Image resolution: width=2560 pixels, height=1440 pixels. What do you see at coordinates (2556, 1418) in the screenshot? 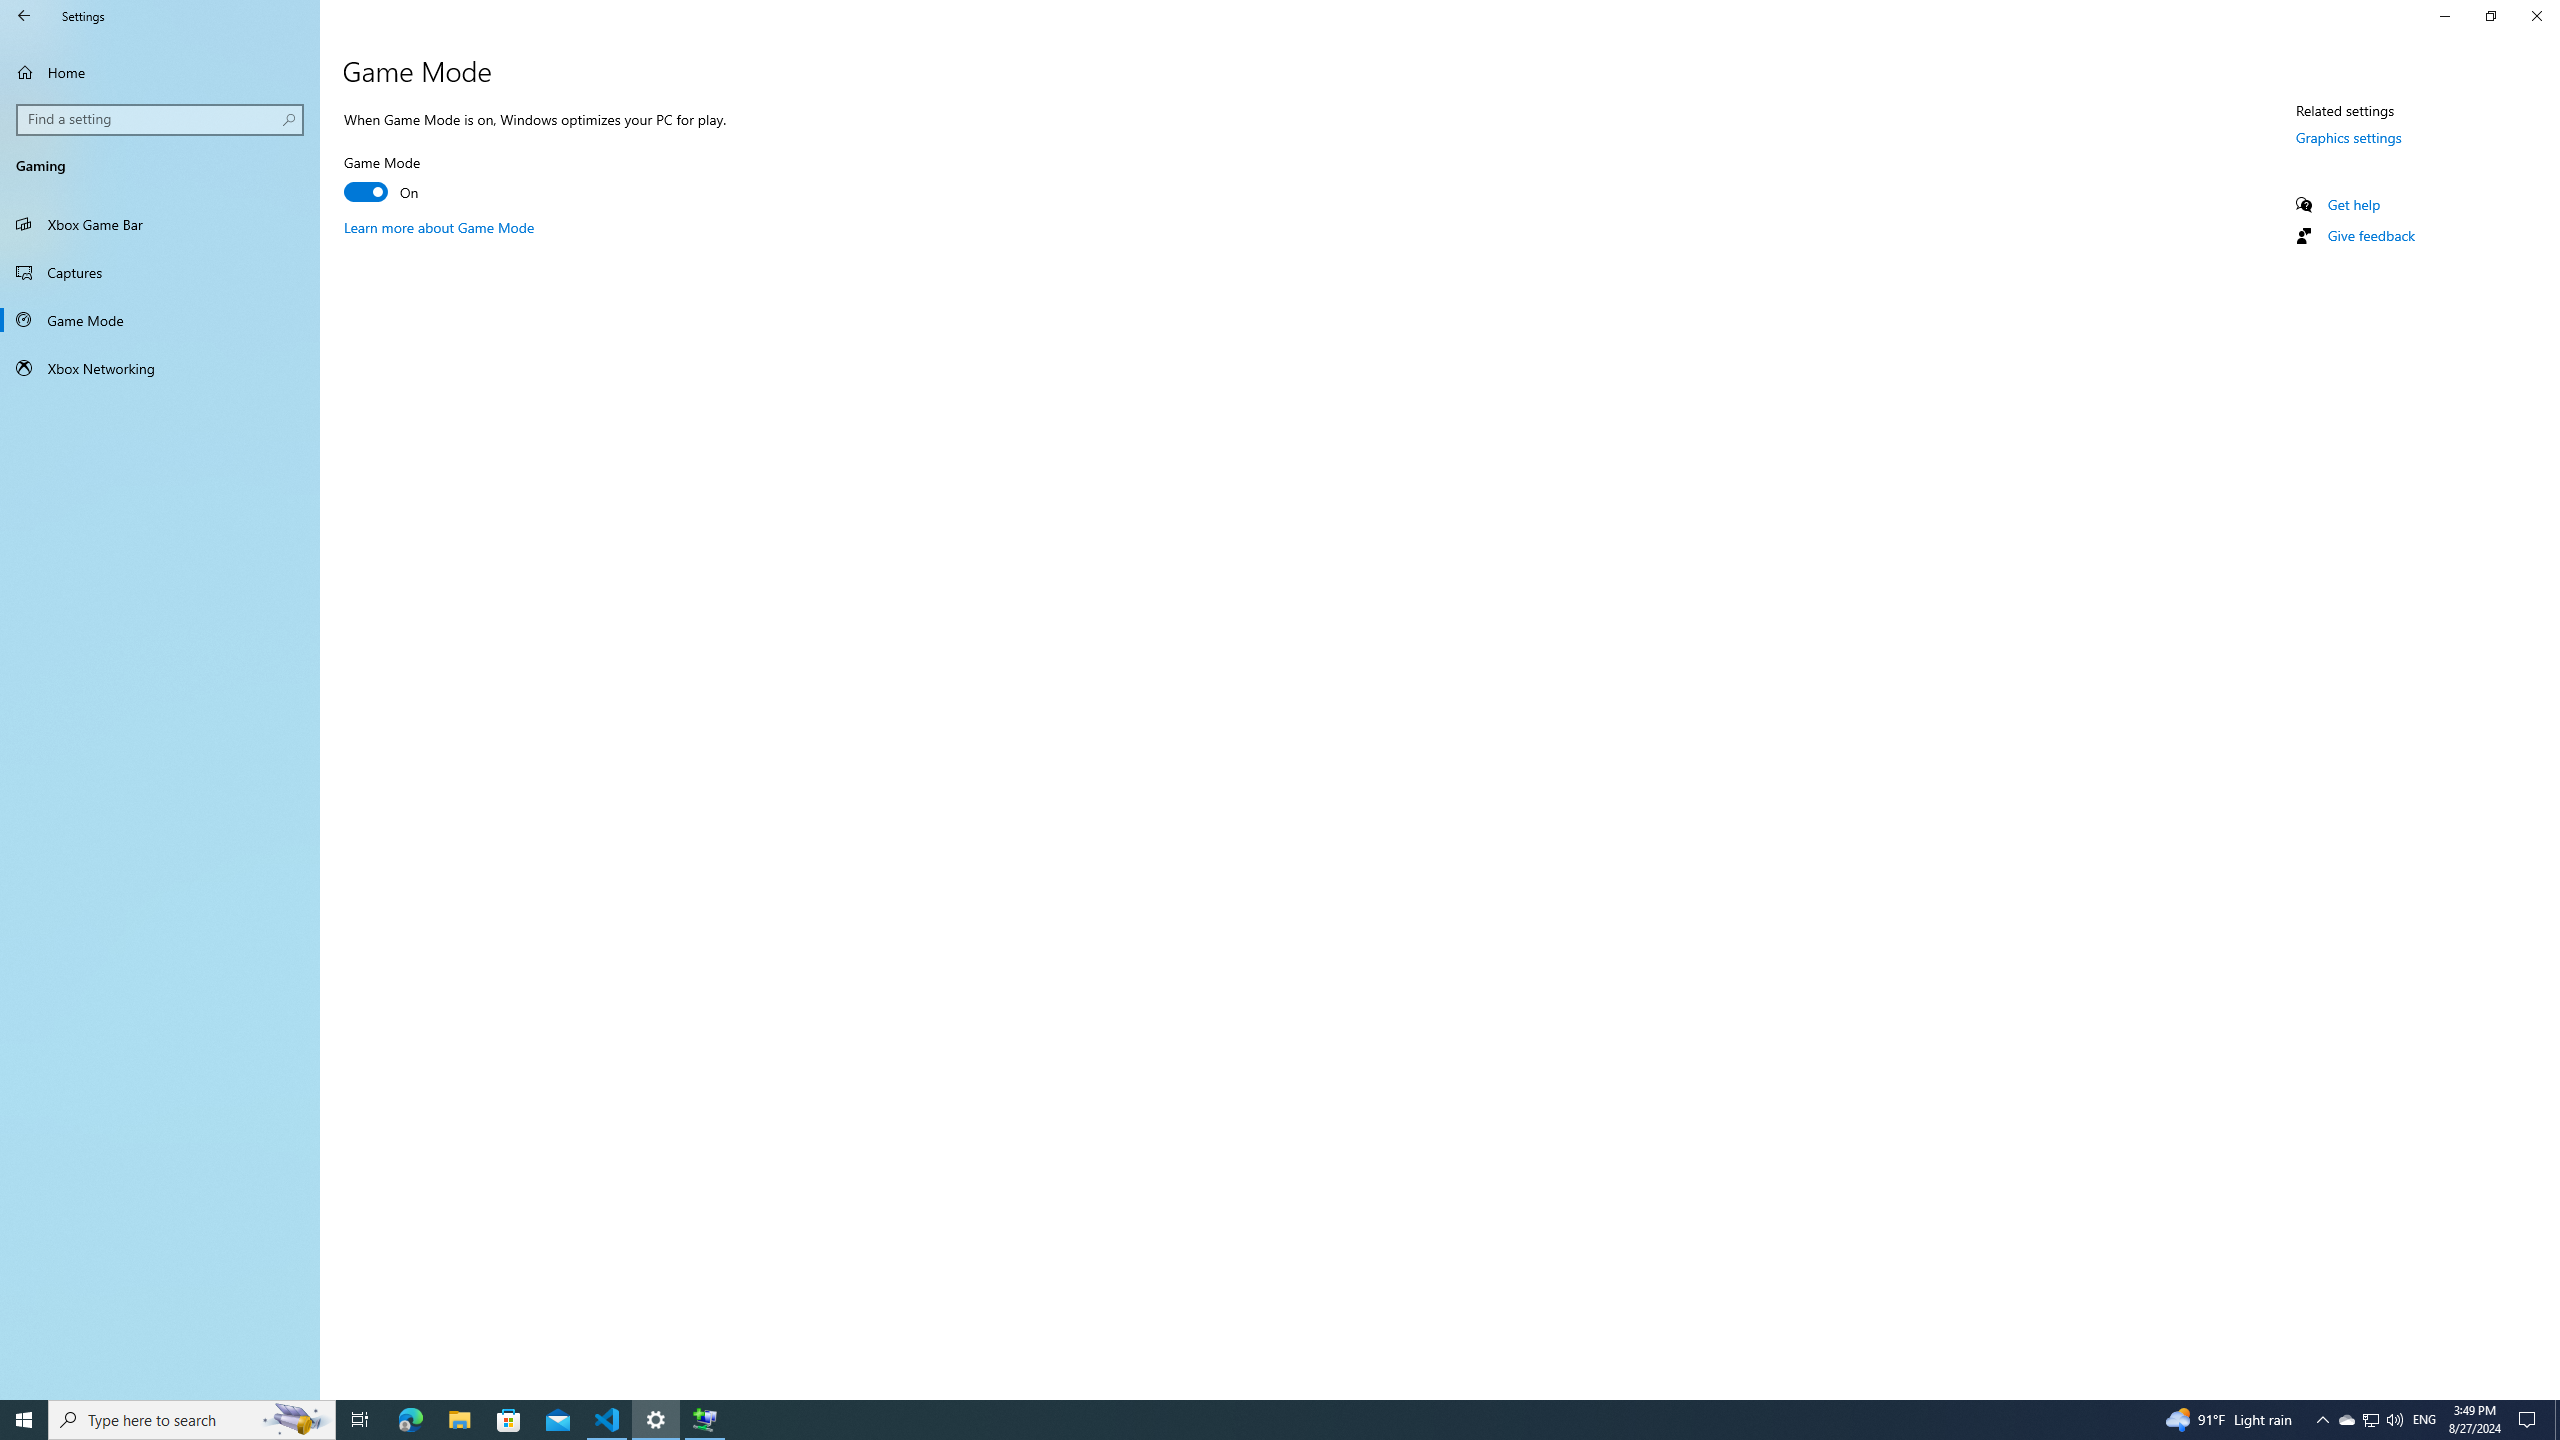
I see `'Show desktop'` at bounding box center [2556, 1418].